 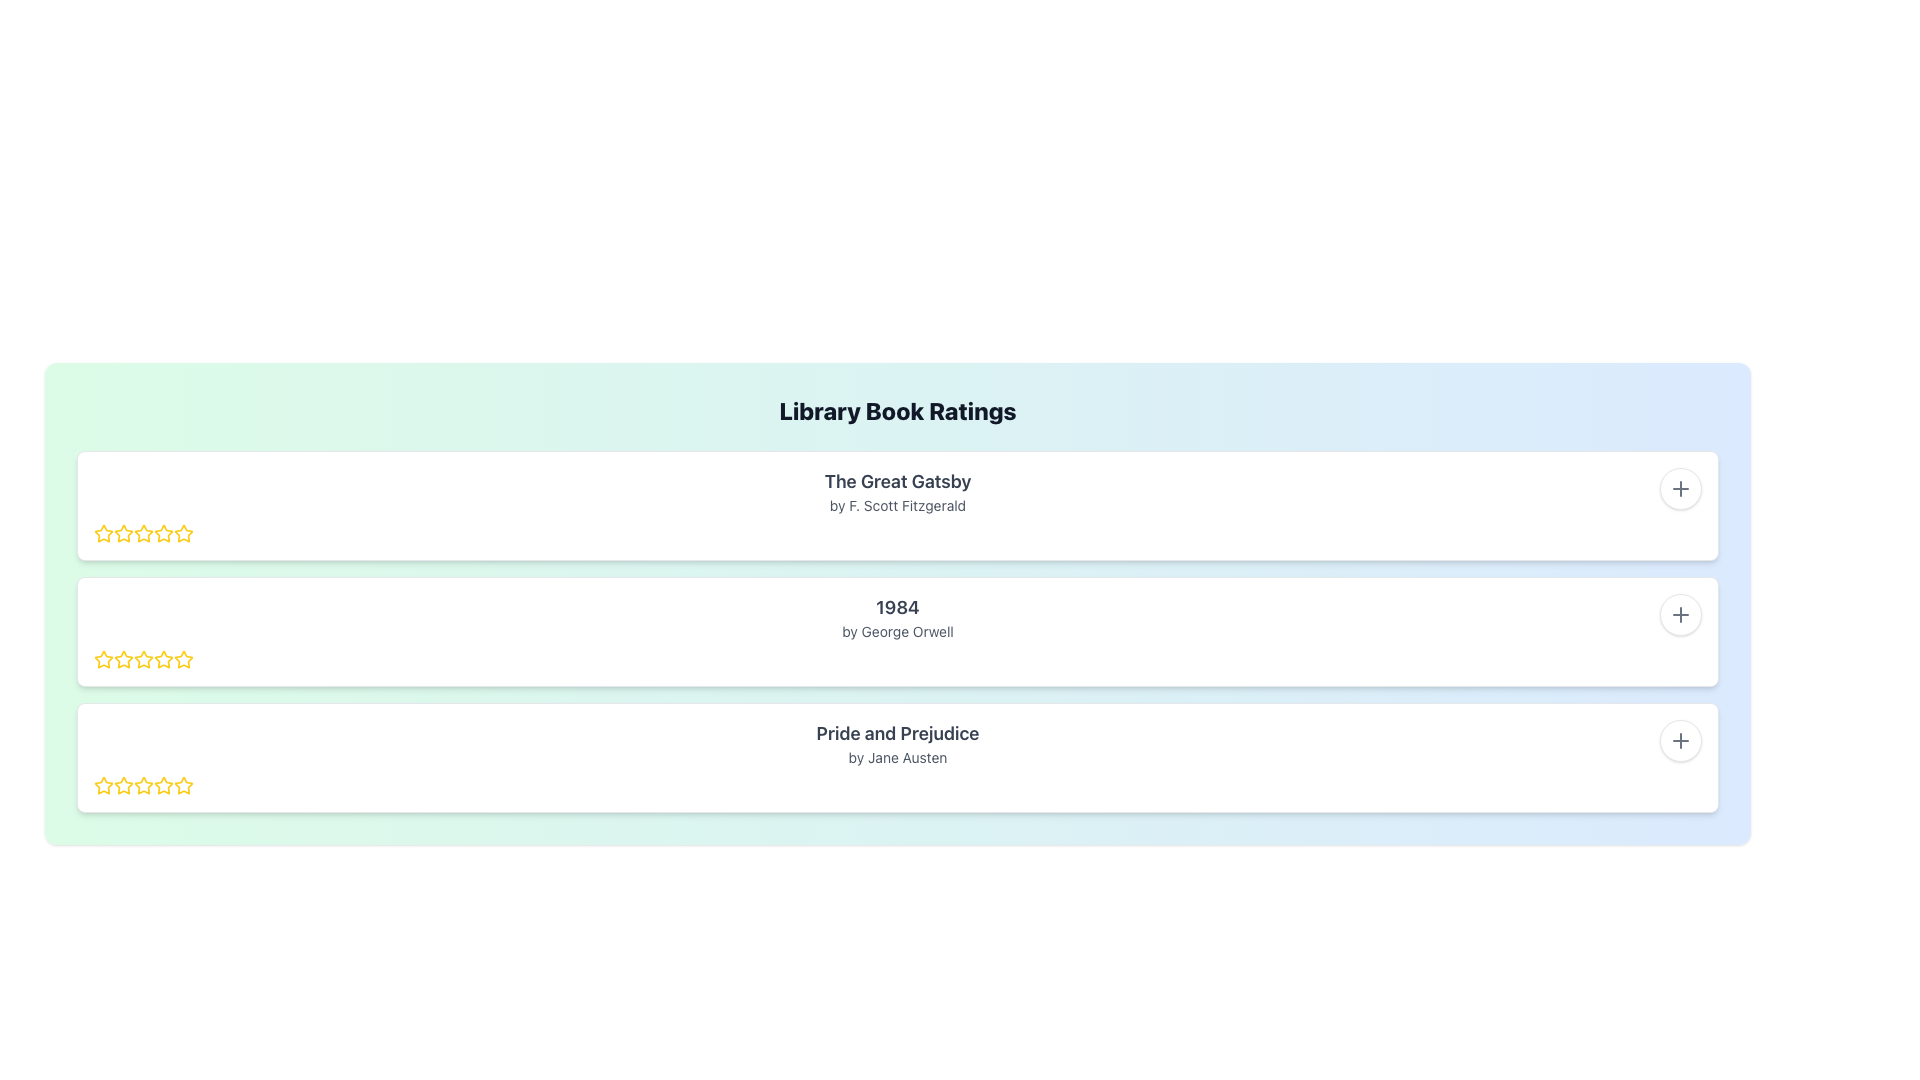 I want to click on the first star icon with a yellow outline in the rating interface for the book 'Pride and Prejudice' to rate at this level, so click(x=123, y=784).